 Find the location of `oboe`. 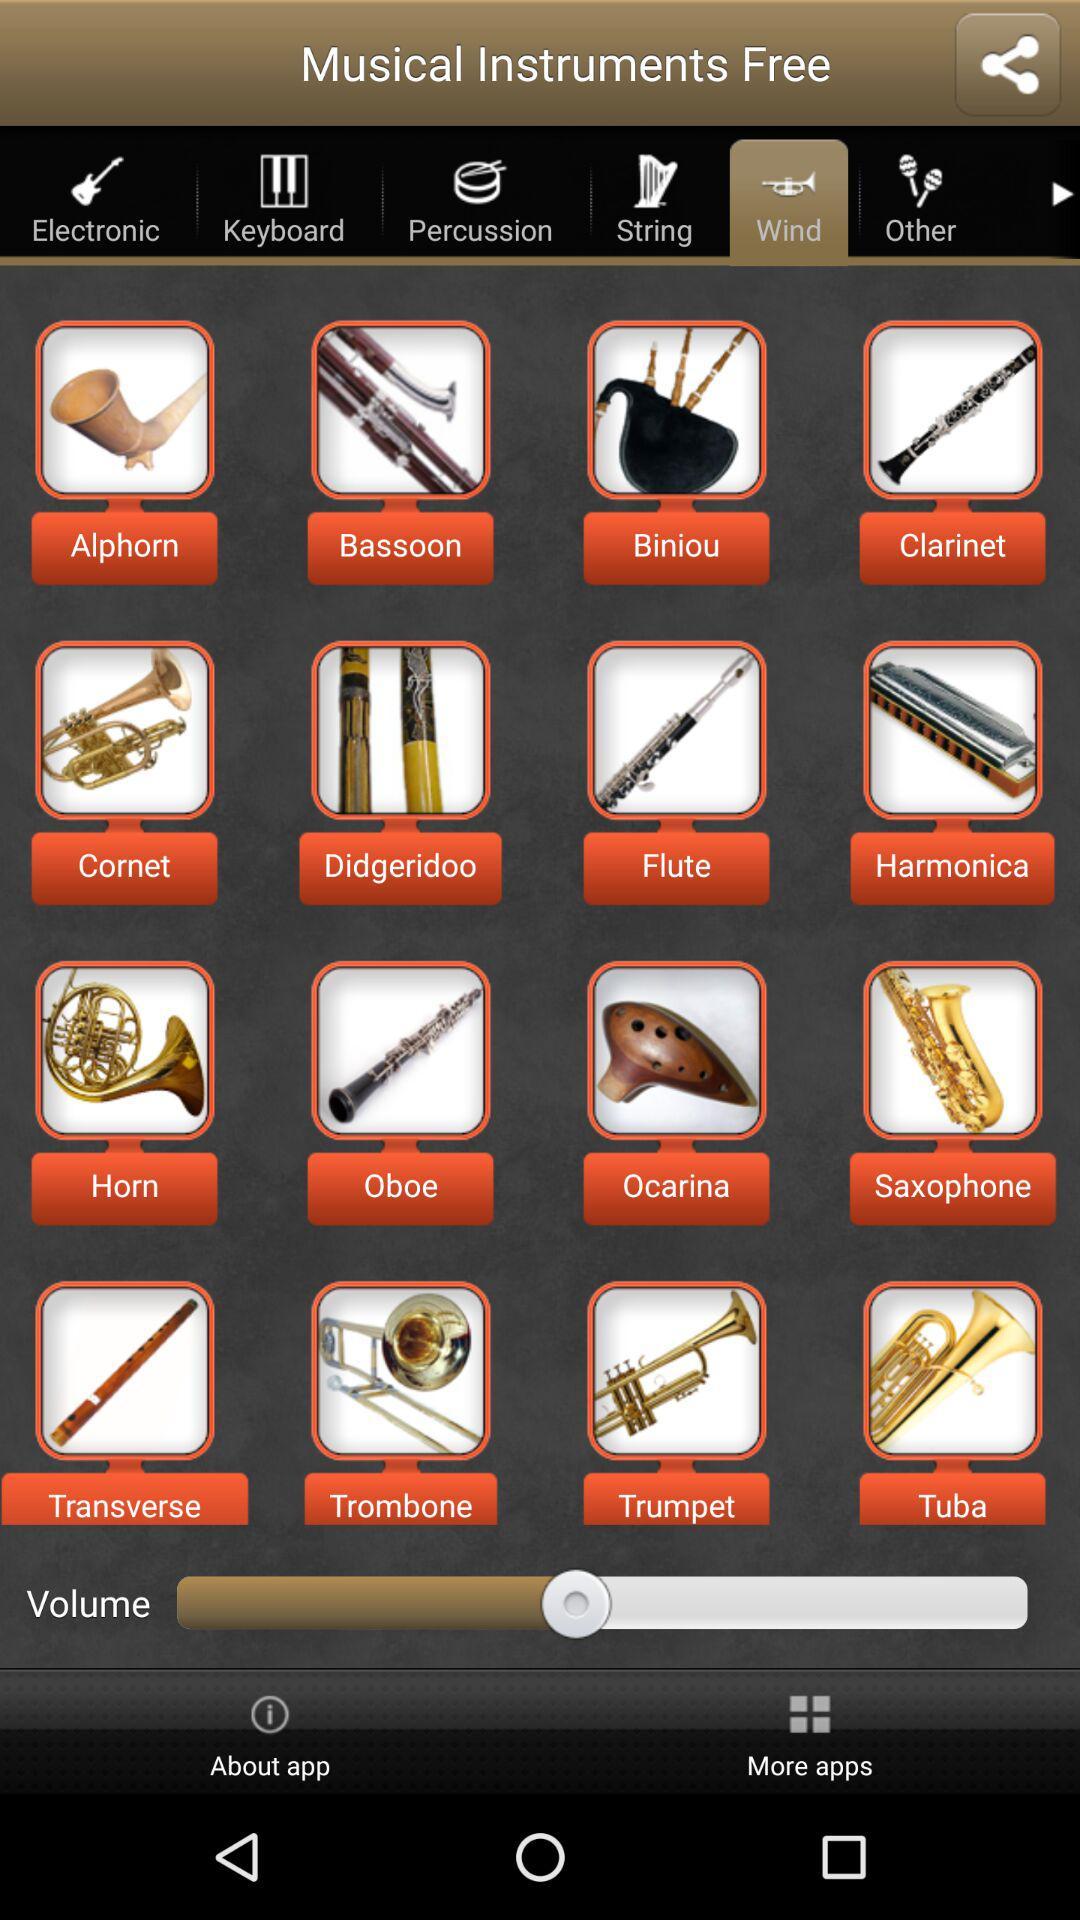

oboe is located at coordinates (400, 1049).